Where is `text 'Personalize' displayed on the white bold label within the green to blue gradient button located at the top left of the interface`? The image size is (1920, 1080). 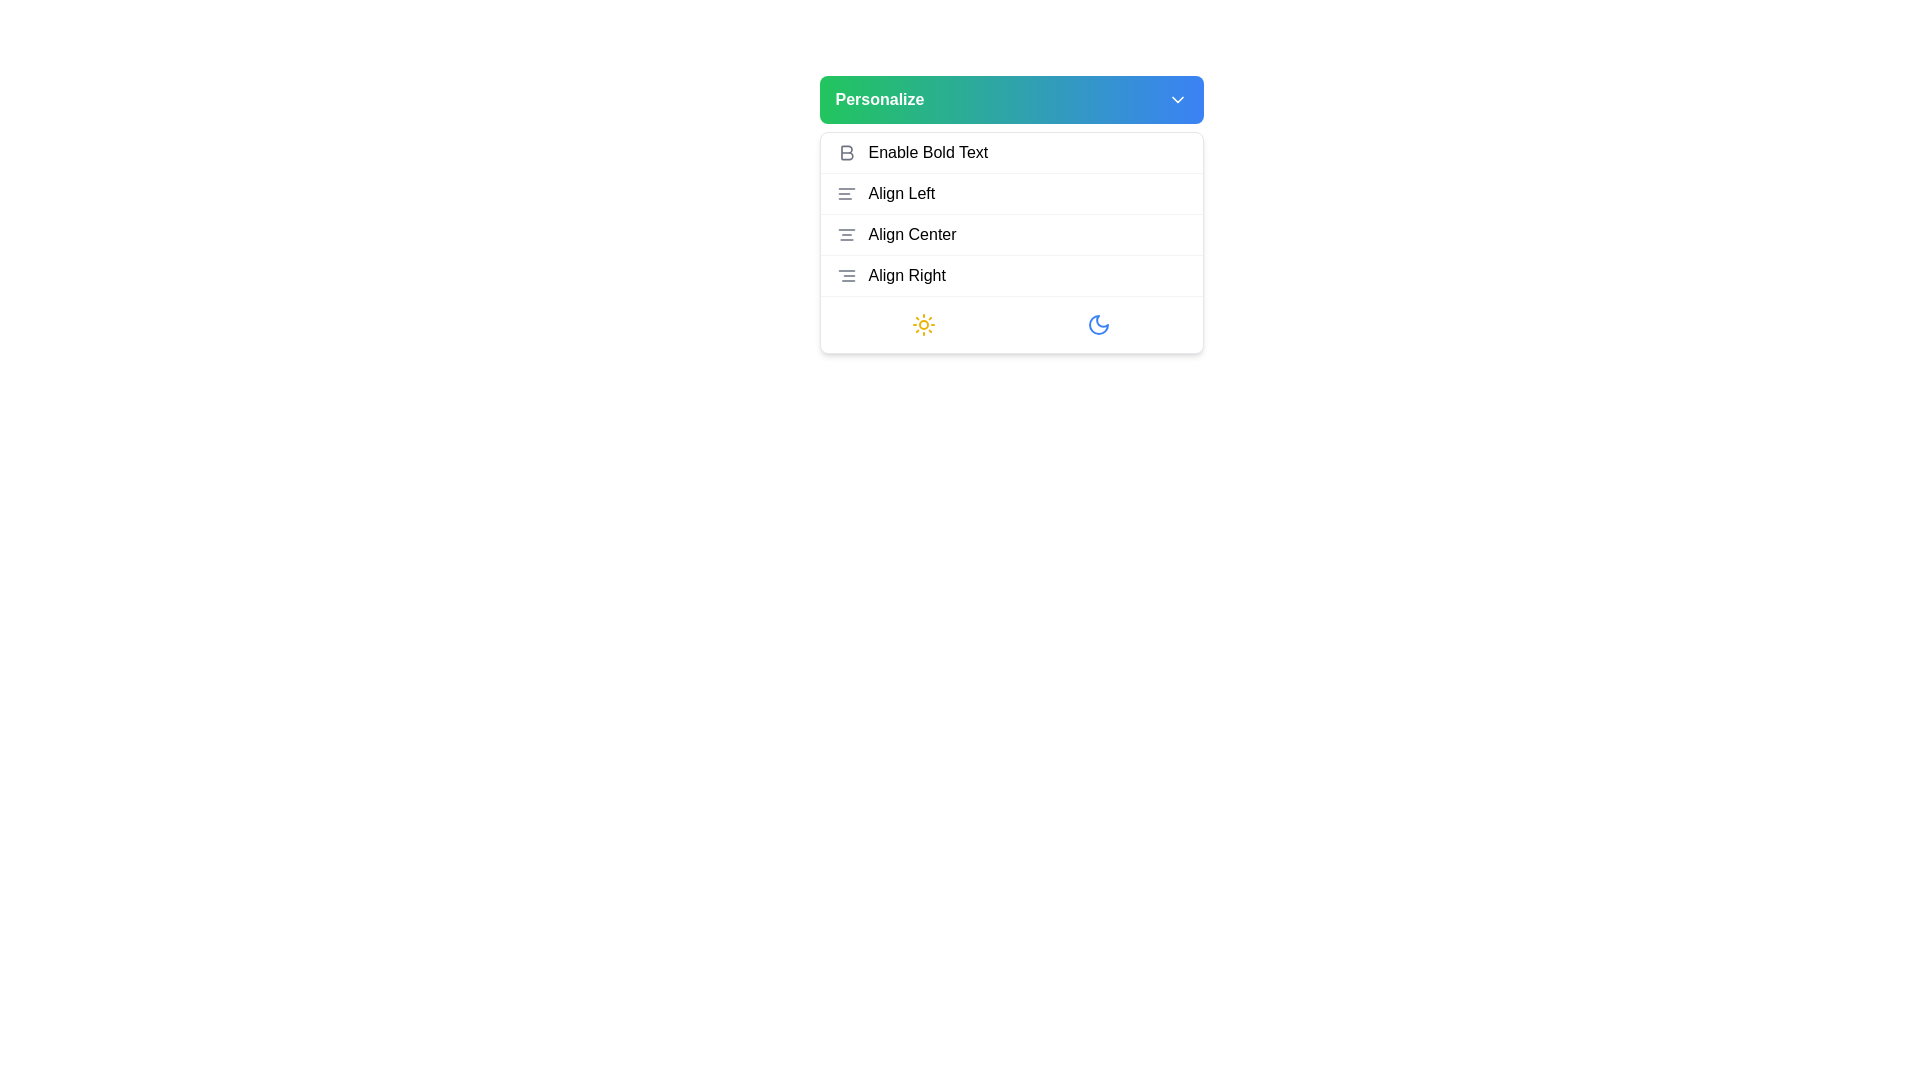 text 'Personalize' displayed on the white bold label within the green to blue gradient button located at the top left of the interface is located at coordinates (879, 100).